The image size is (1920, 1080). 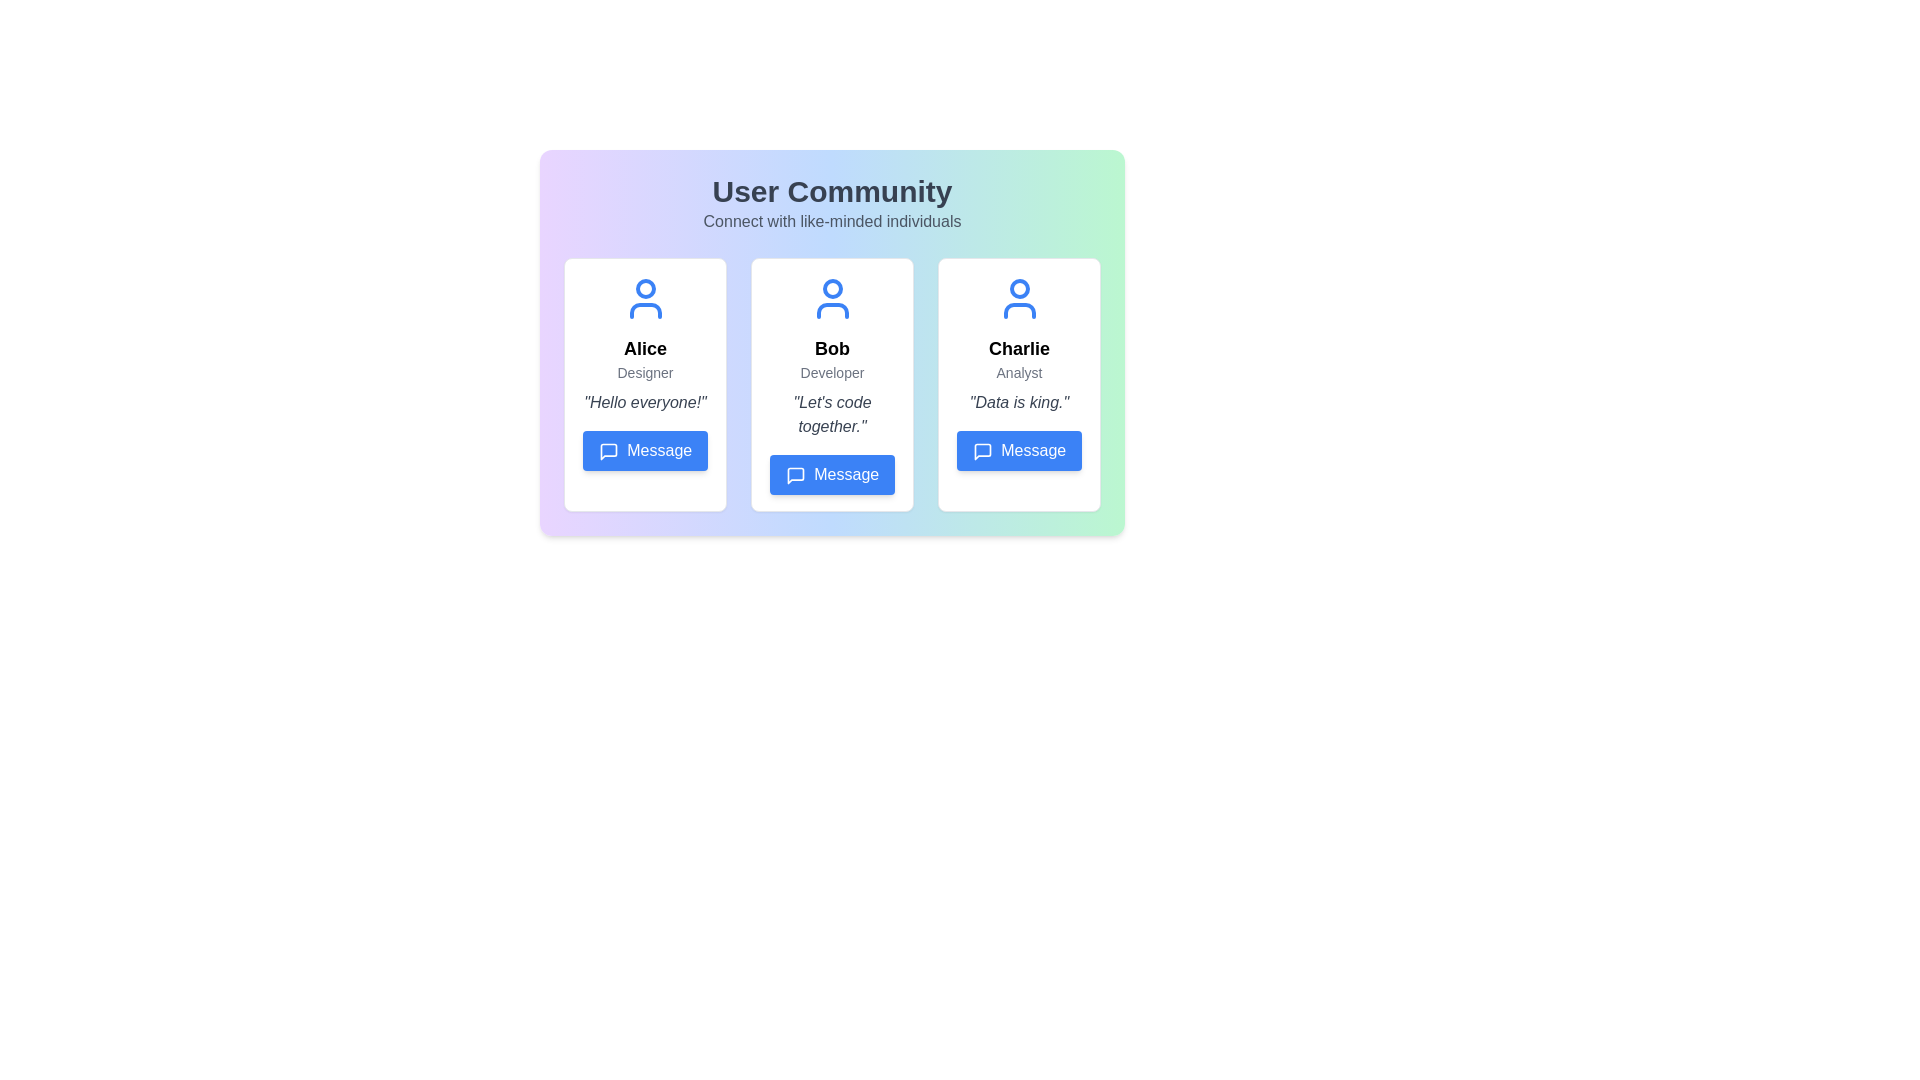 I want to click on the top circular portion (head) of the SVG illustration depicting the user icon for 'Bob' in the user list section, so click(x=832, y=289).